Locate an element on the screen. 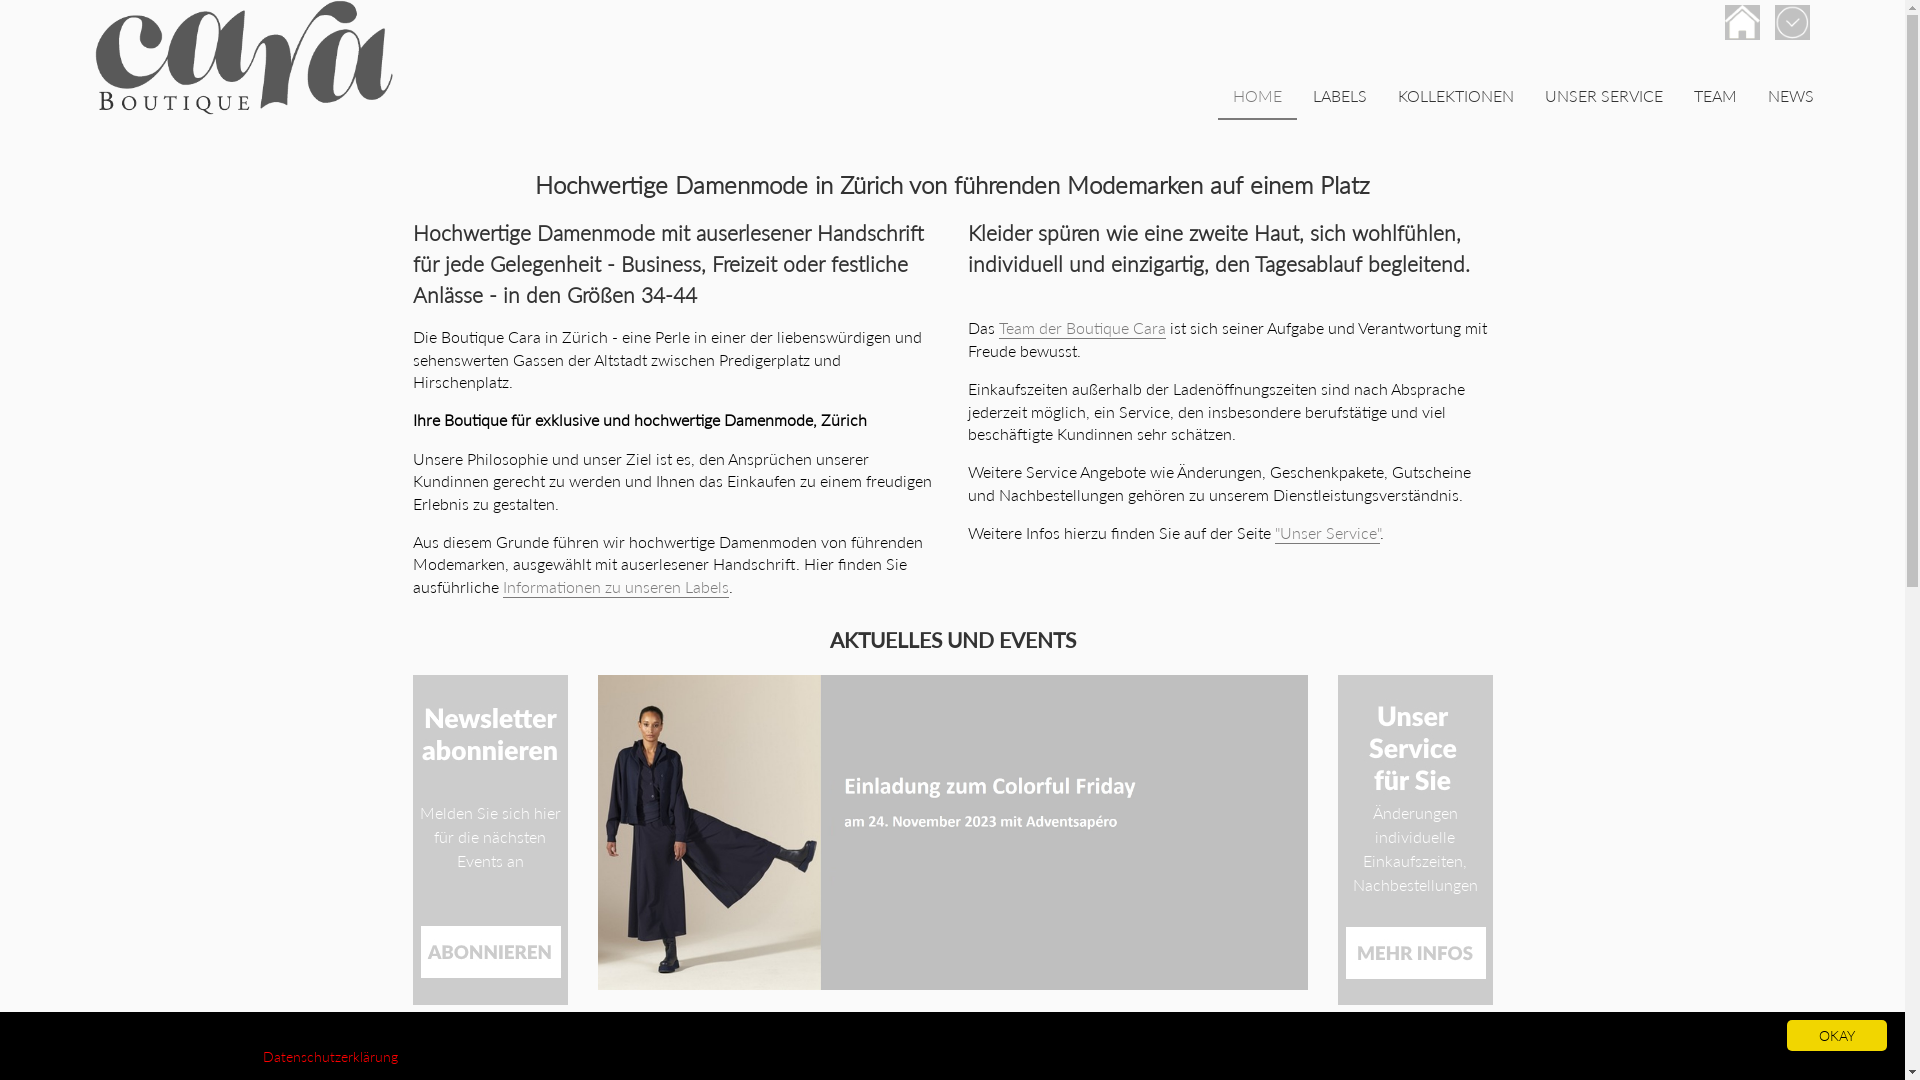 The height and width of the screenshot is (1080, 1920). 'Kontakt, Anfahrt' is located at coordinates (1741, 22).